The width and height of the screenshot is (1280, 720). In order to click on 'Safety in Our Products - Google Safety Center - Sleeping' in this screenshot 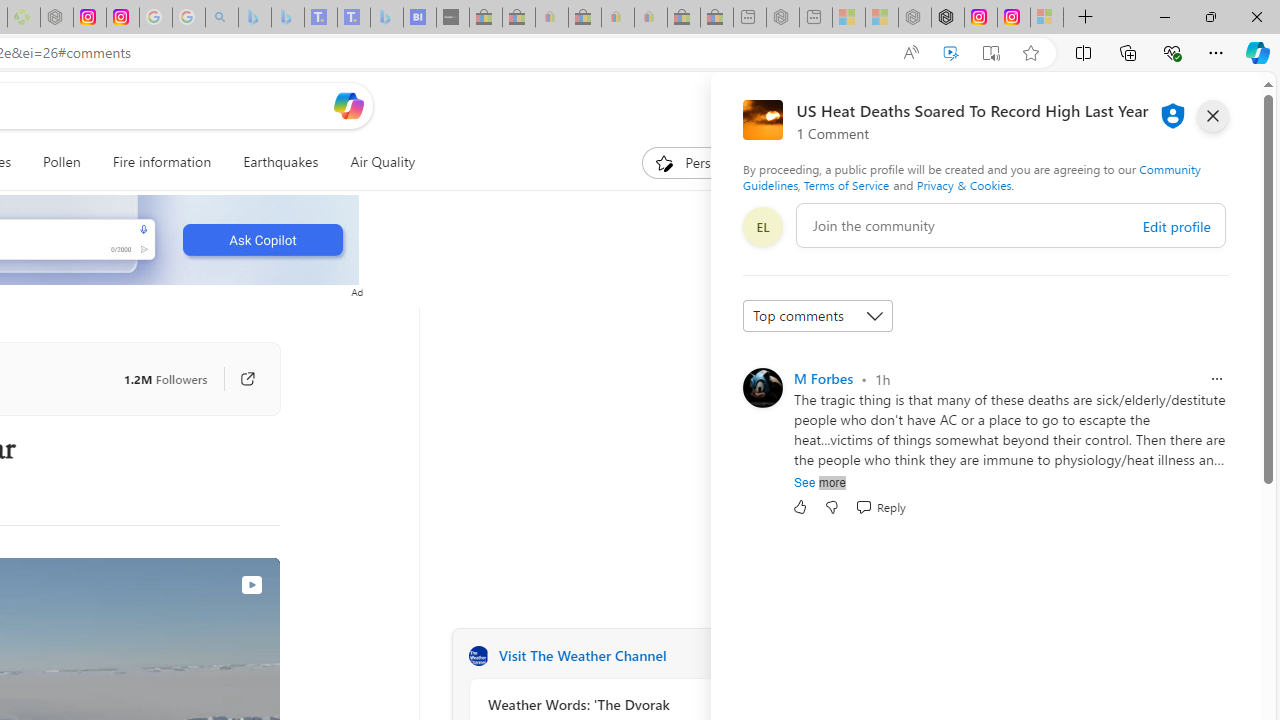, I will do `click(154, 17)`.